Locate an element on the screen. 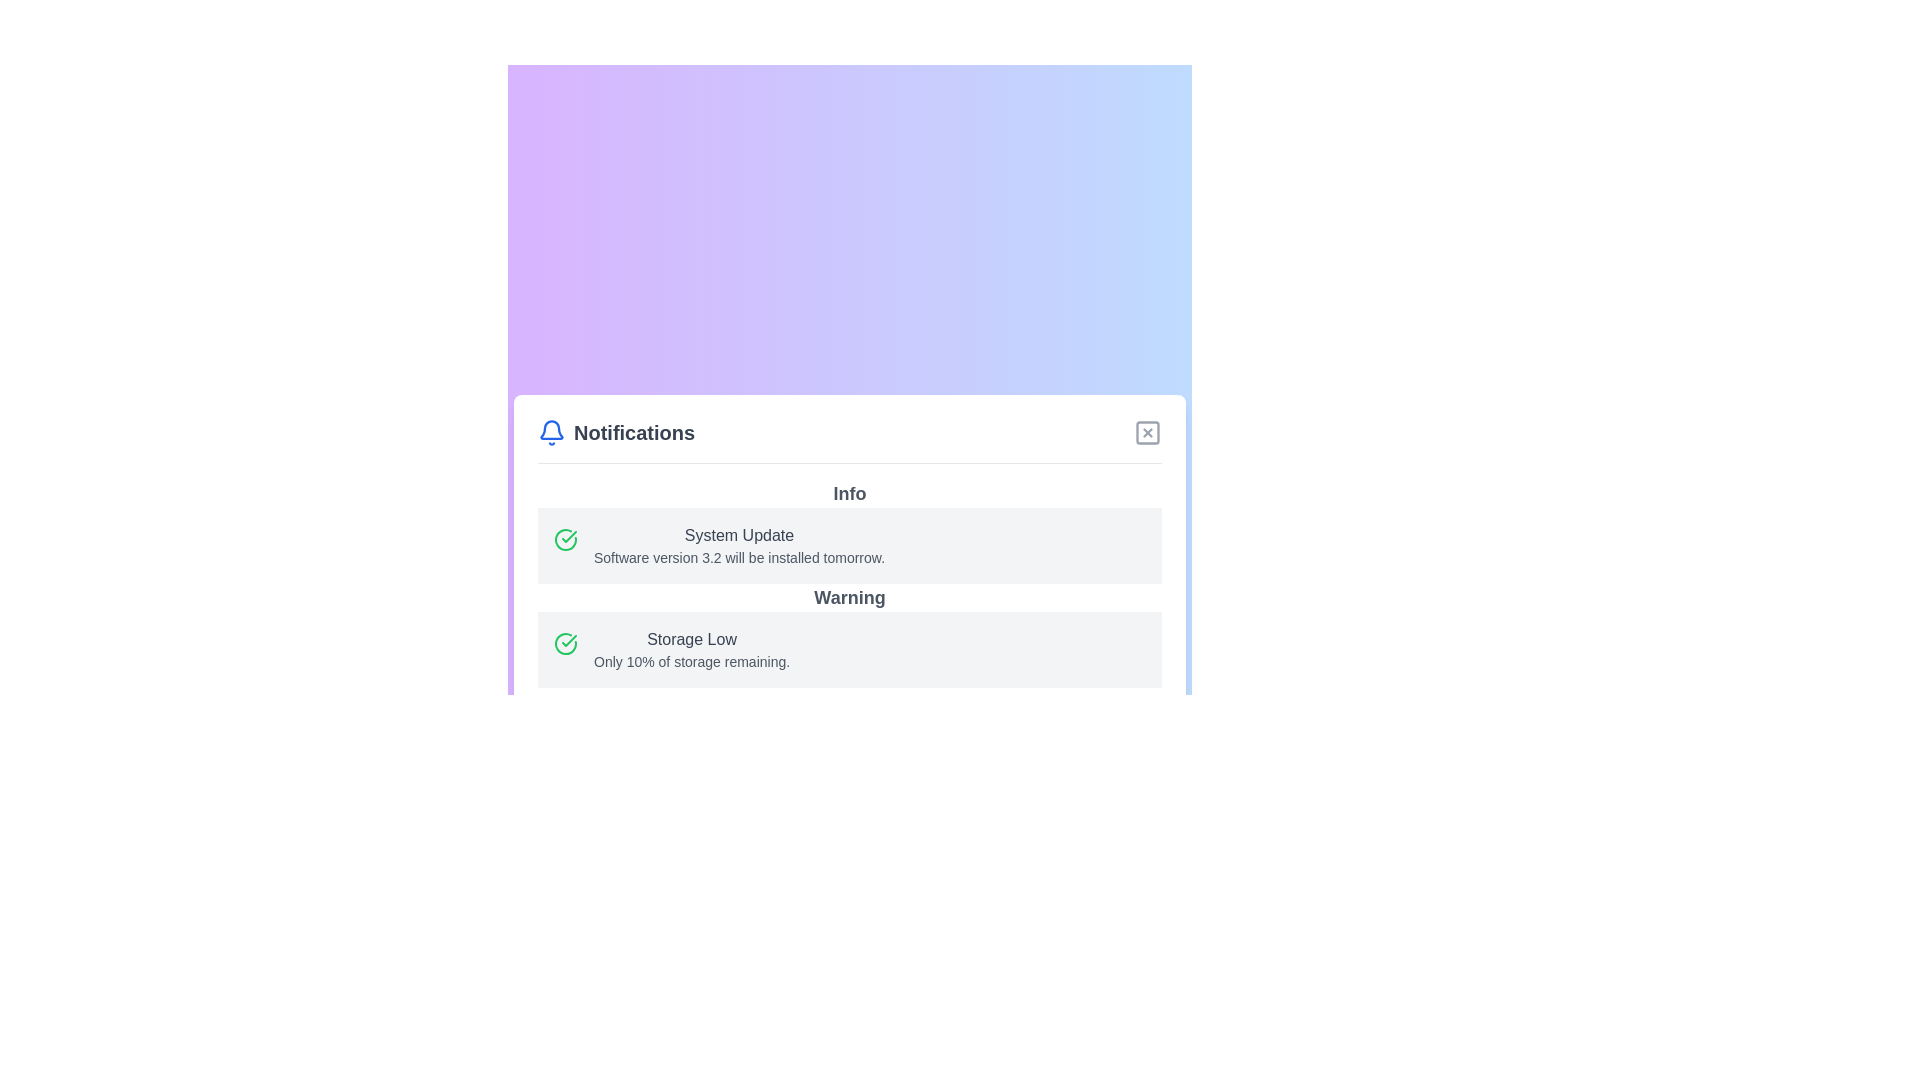 This screenshot has height=1080, width=1920. informational message displayed in the text label about the remaining storage capacity, positioned below the 'Storage Low' label in the warning notification panel is located at coordinates (691, 661).